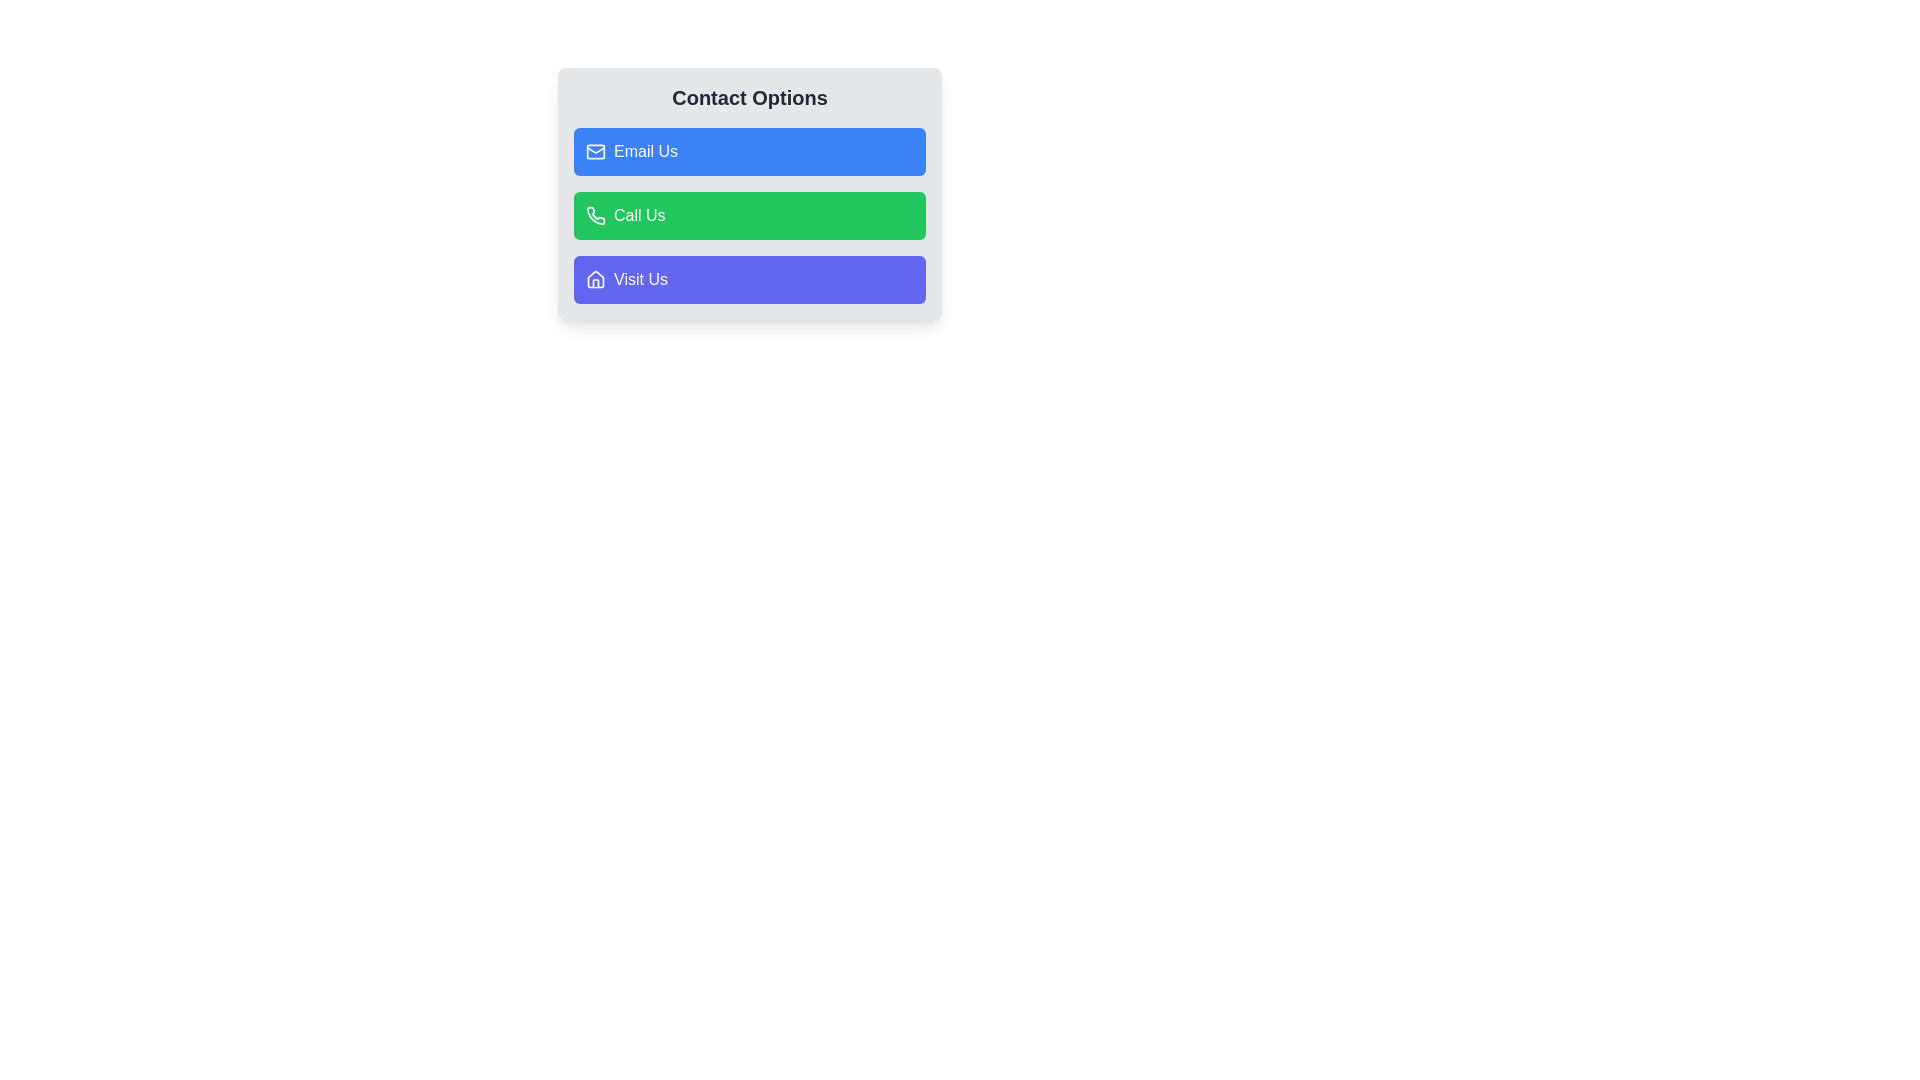  Describe the element at coordinates (646, 150) in the screenshot. I see `the non-interactive text label that identifies the first button in the 'Contact Options' section, which is centrally aligned within a blue button` at that location.